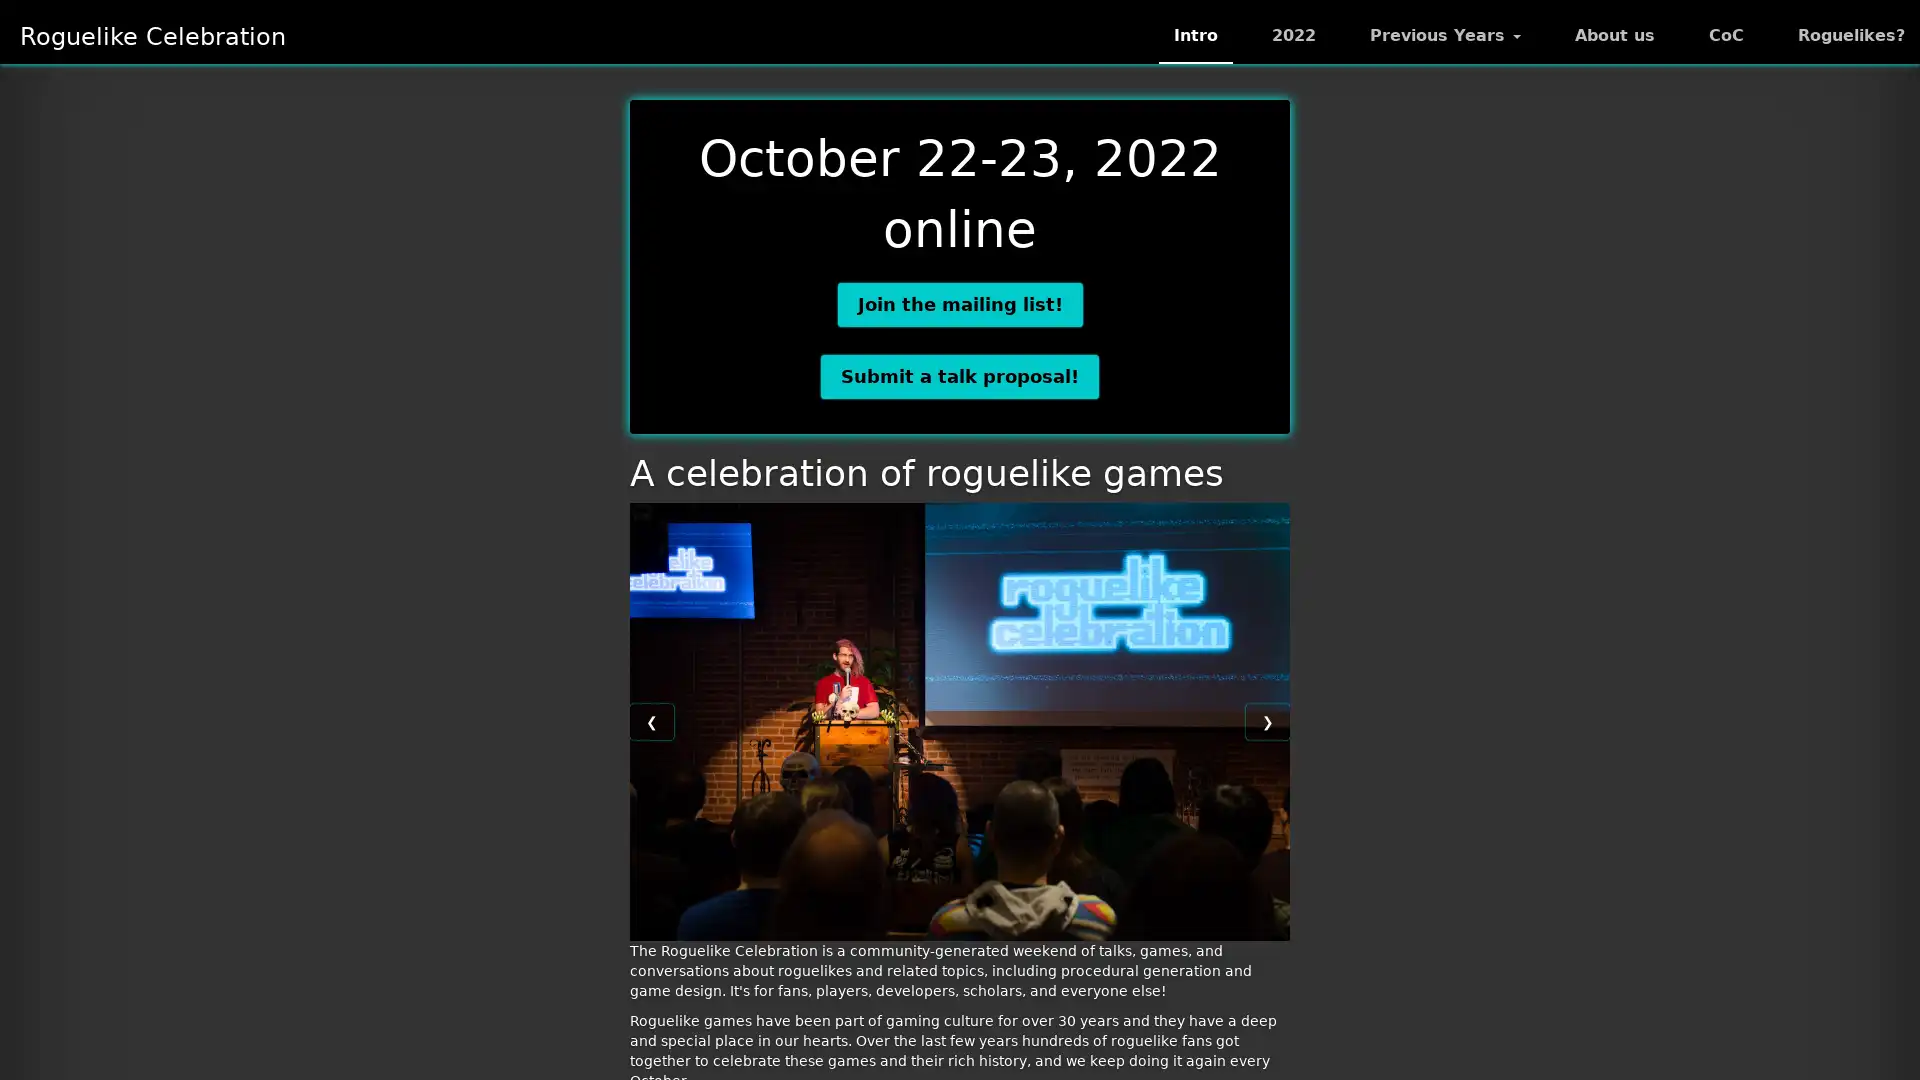  I want to click on Join the mailing list!, so click(958, 304).